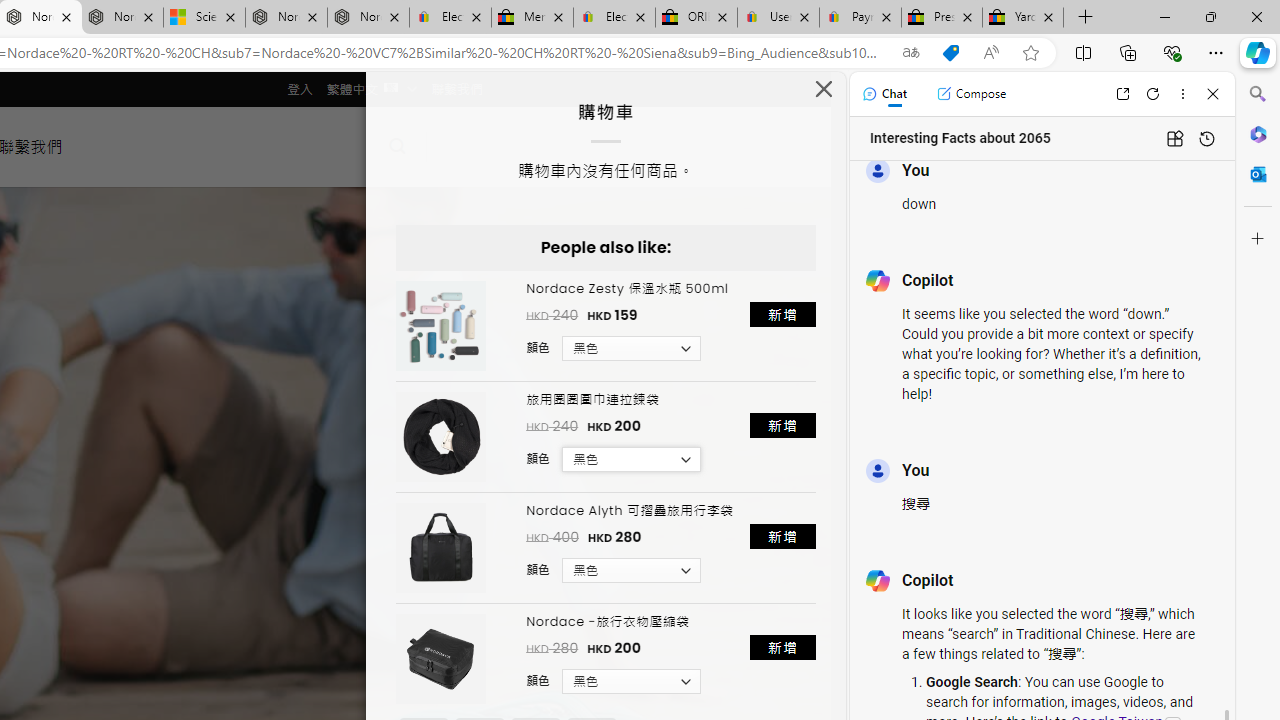  Describe the element at coordinates (971, 93) in the screenshot. I see `'Compose'` at that location.